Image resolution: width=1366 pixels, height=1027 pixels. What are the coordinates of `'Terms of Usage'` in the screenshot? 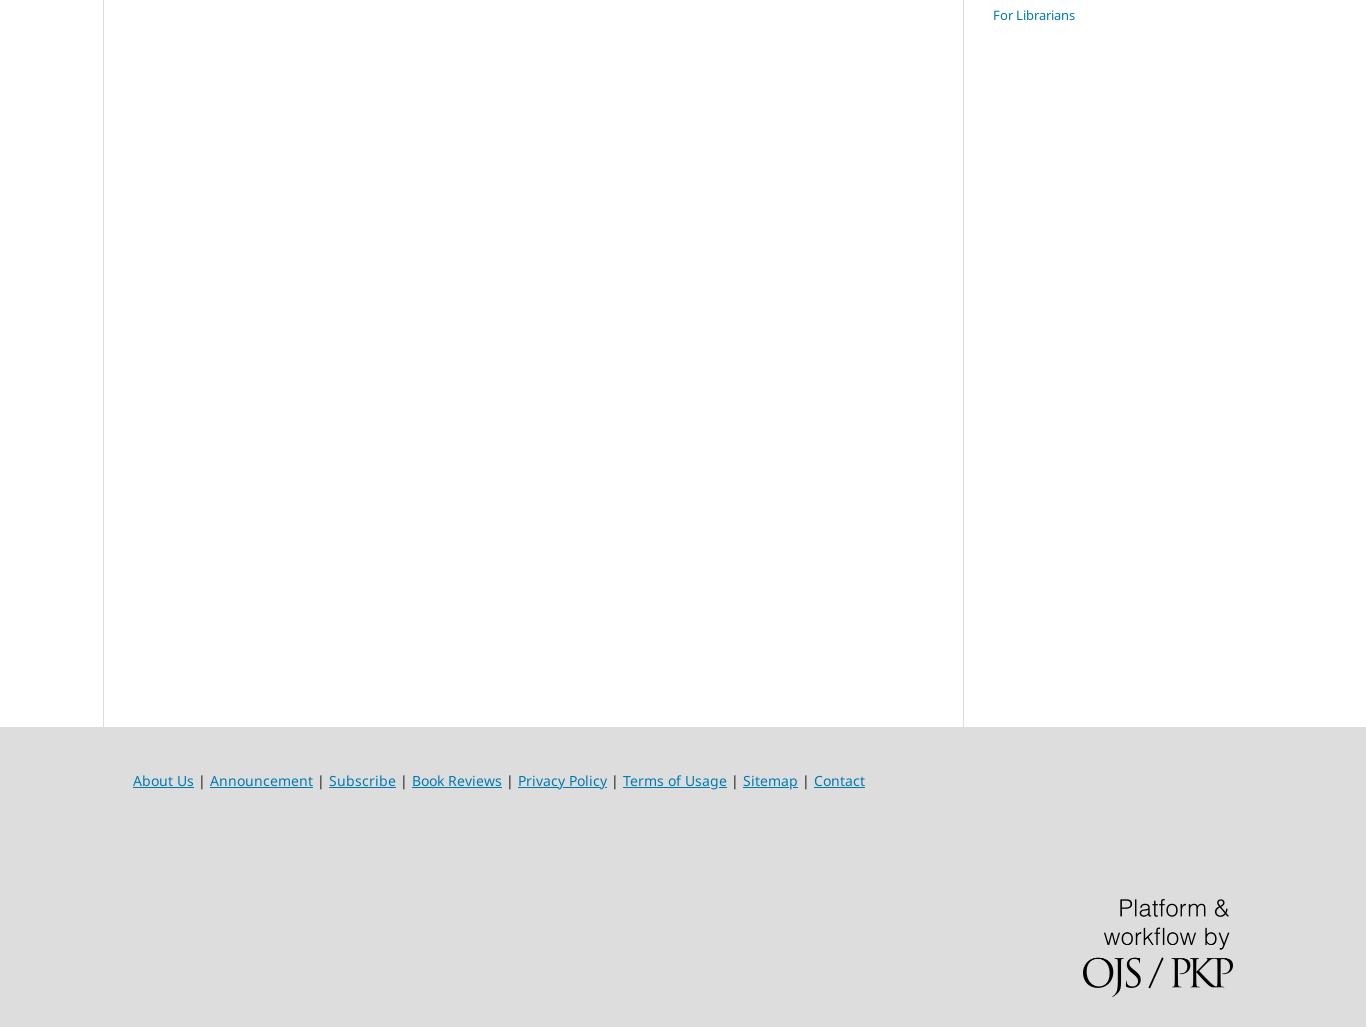 It's located at (622, 779).